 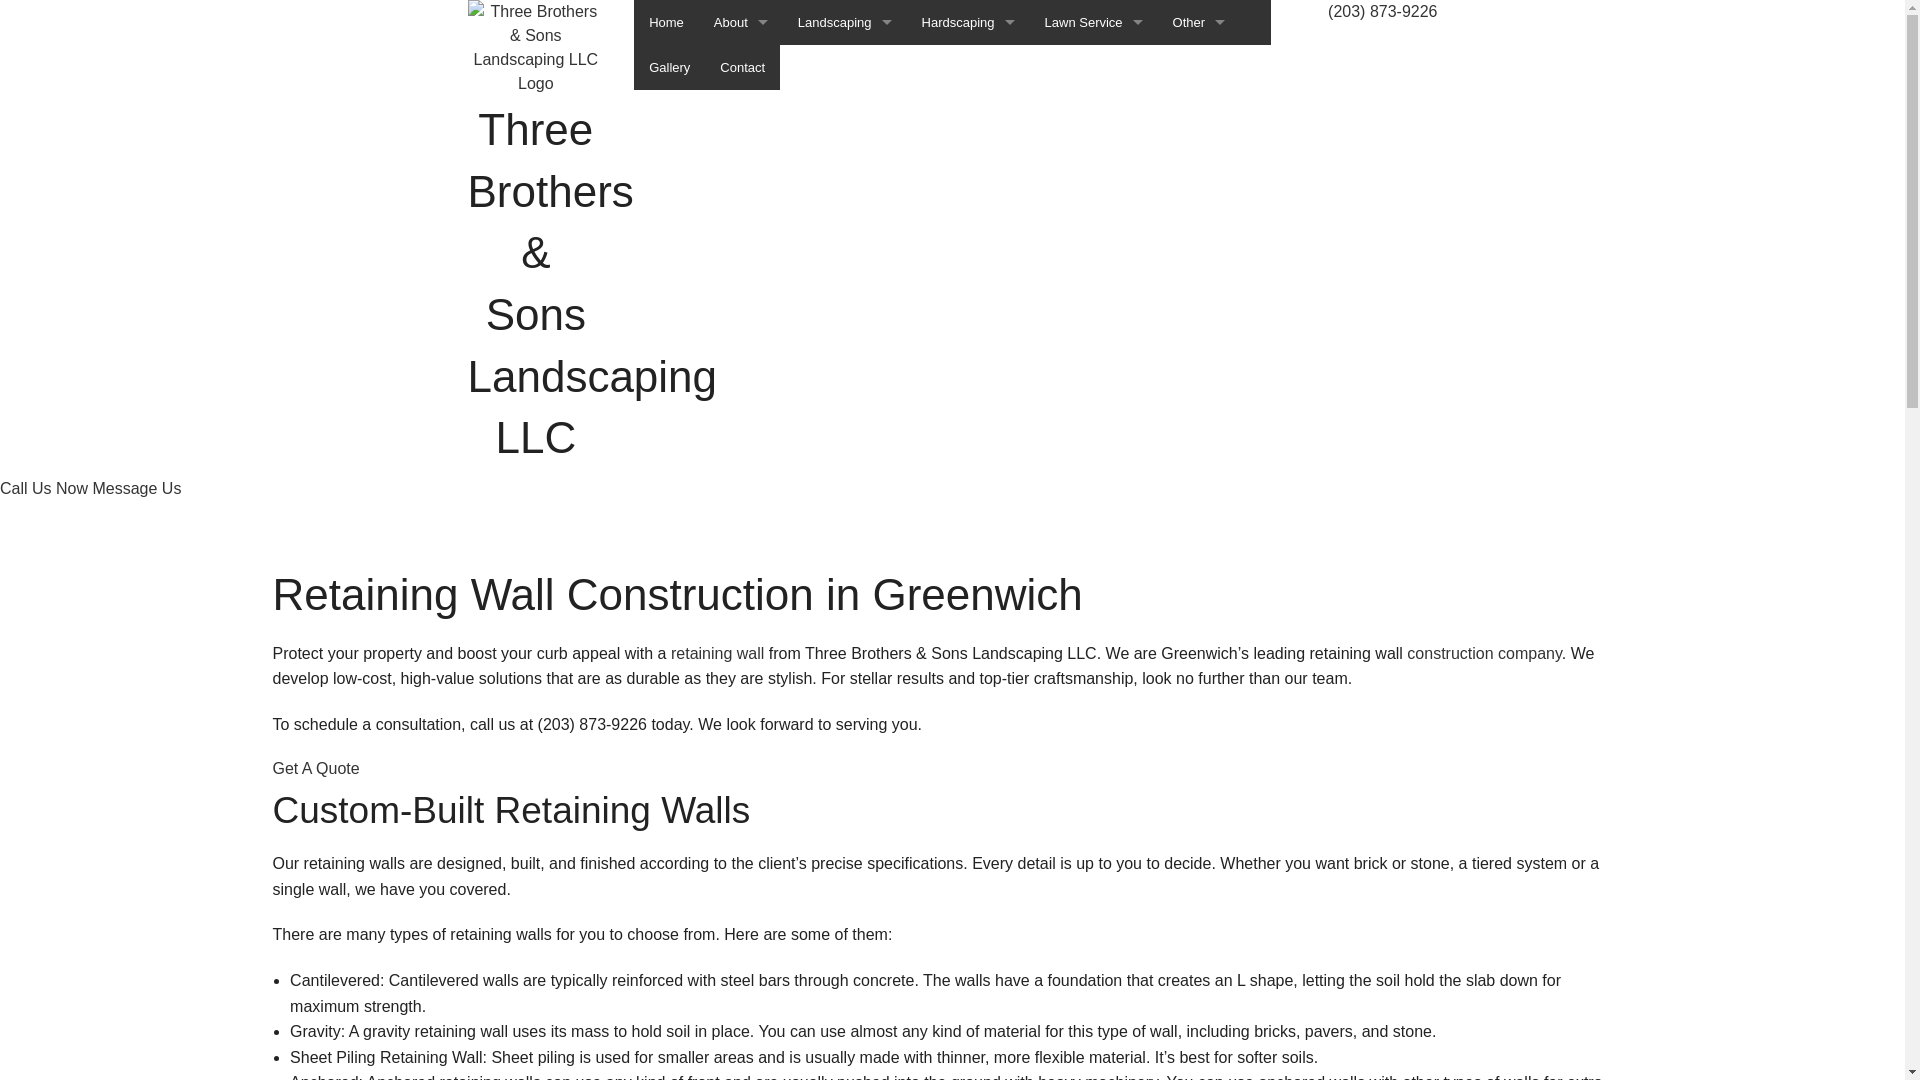 What do you see at coordinates (1199, 516) in the screenshot?
I see `'Tree Removal'` at bounding box center [1199, 516].